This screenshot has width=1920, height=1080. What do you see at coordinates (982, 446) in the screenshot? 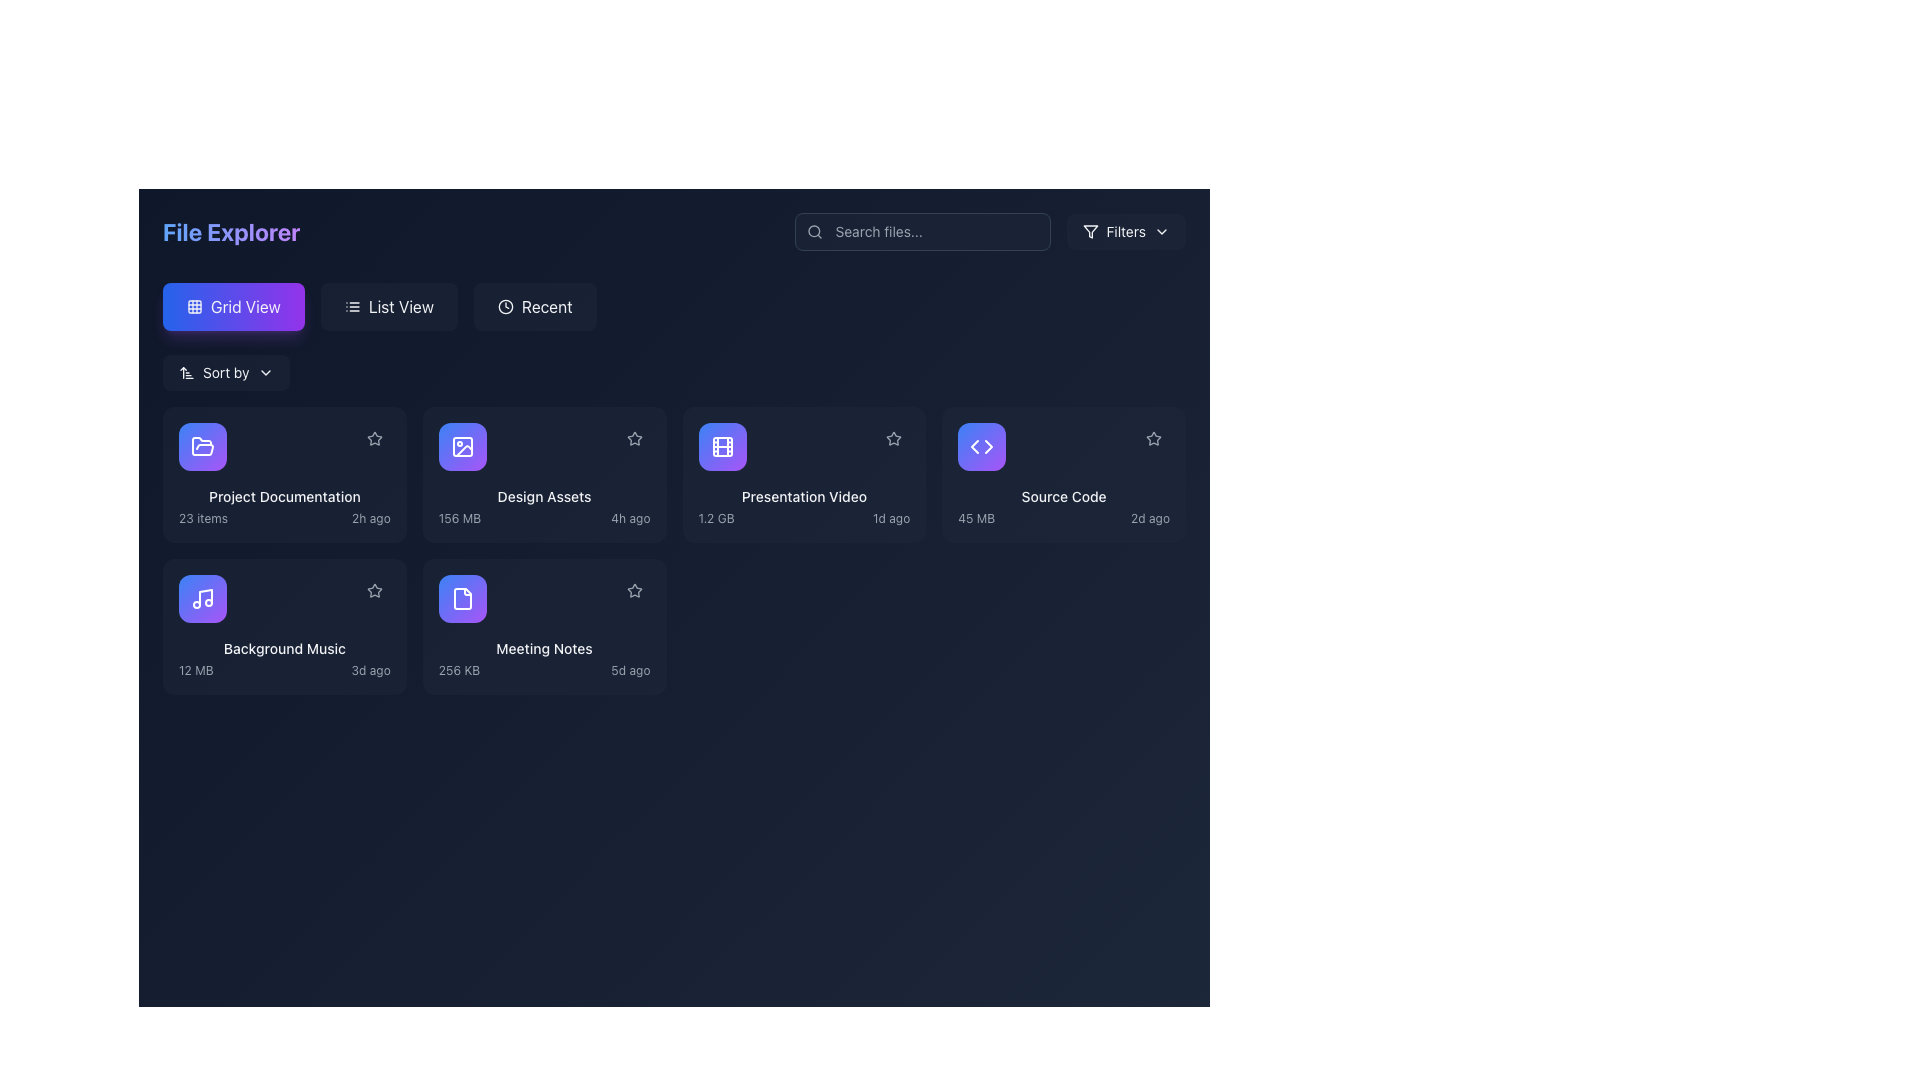
I see `the Source Code icon, which is a gradient-filled circle with angle brackets, located in the fourth grid item` at bounding box center [982, 446].